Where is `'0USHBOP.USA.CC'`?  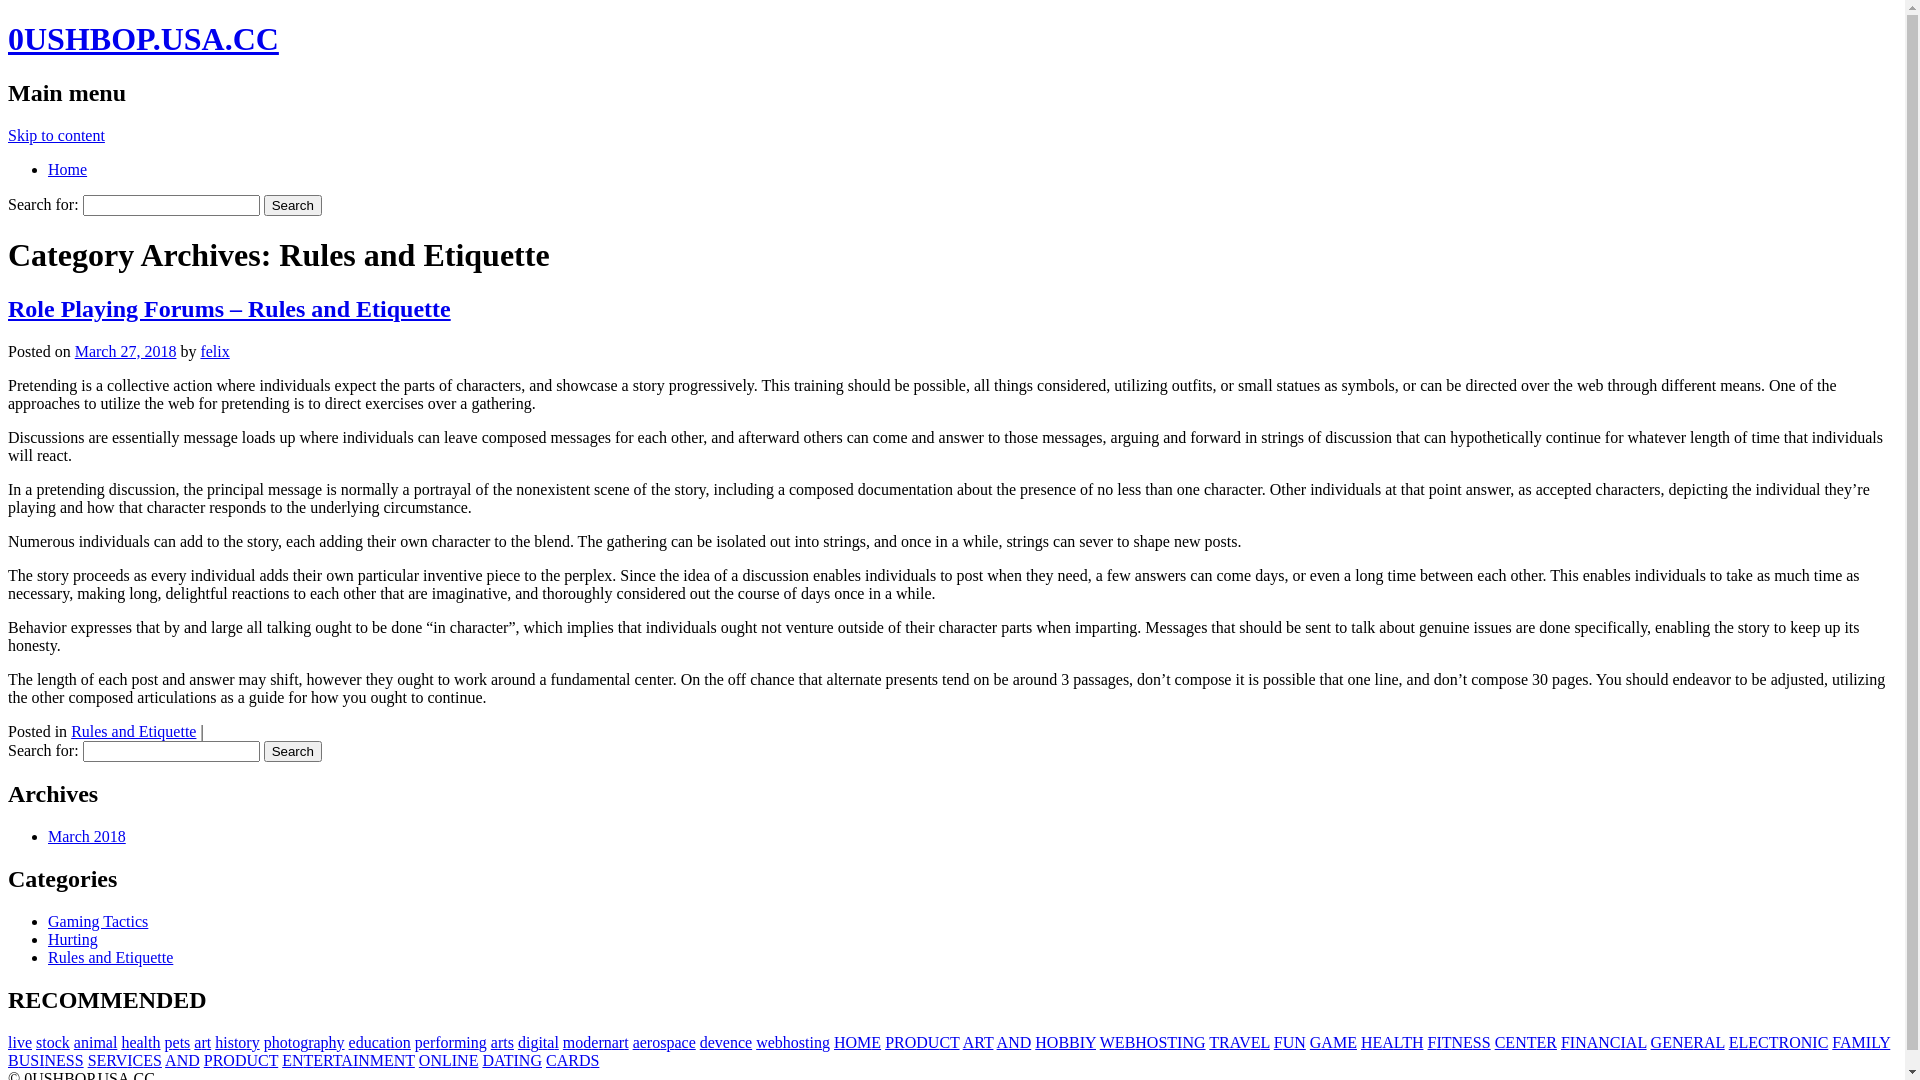
'0USHBOP.USA.CC' is located at coordinates (142, 38).